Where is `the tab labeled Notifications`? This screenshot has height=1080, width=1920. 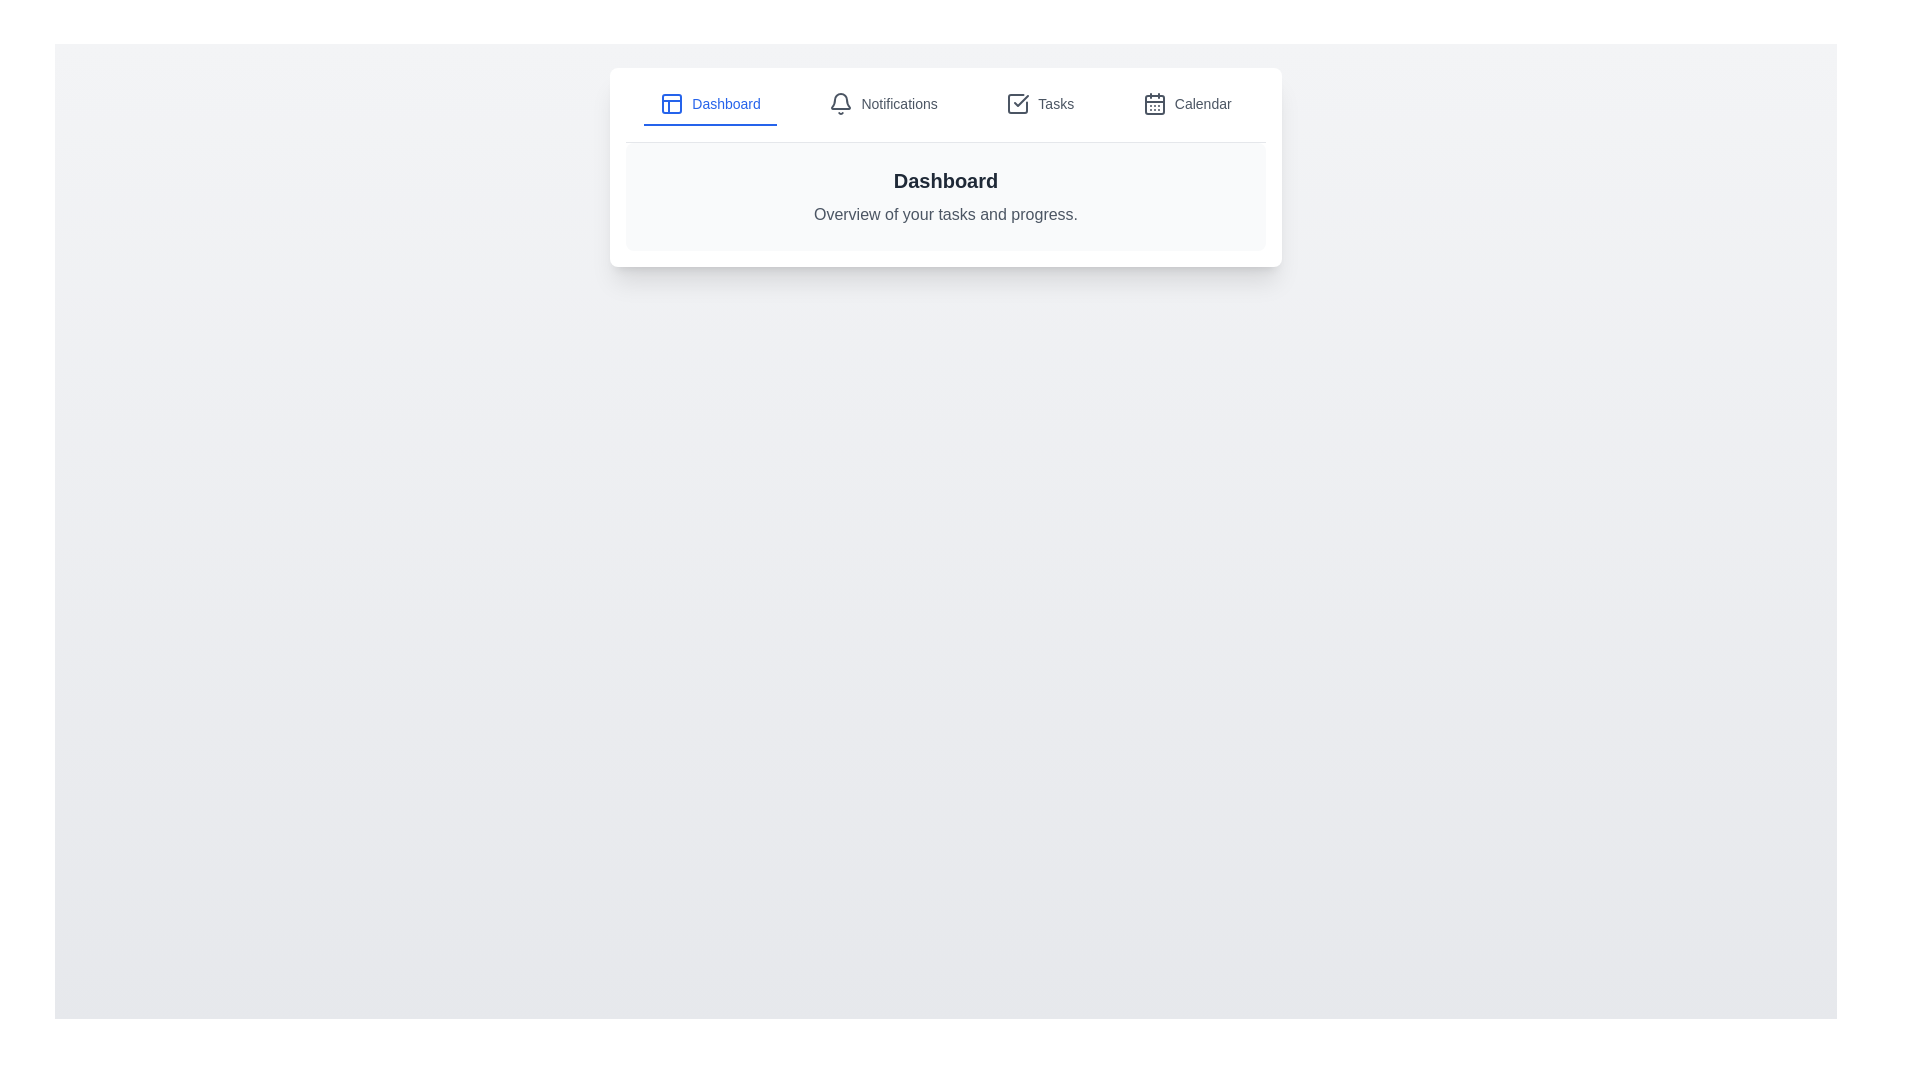 the tab labeled Notifications is located at coordinates (882, 104).